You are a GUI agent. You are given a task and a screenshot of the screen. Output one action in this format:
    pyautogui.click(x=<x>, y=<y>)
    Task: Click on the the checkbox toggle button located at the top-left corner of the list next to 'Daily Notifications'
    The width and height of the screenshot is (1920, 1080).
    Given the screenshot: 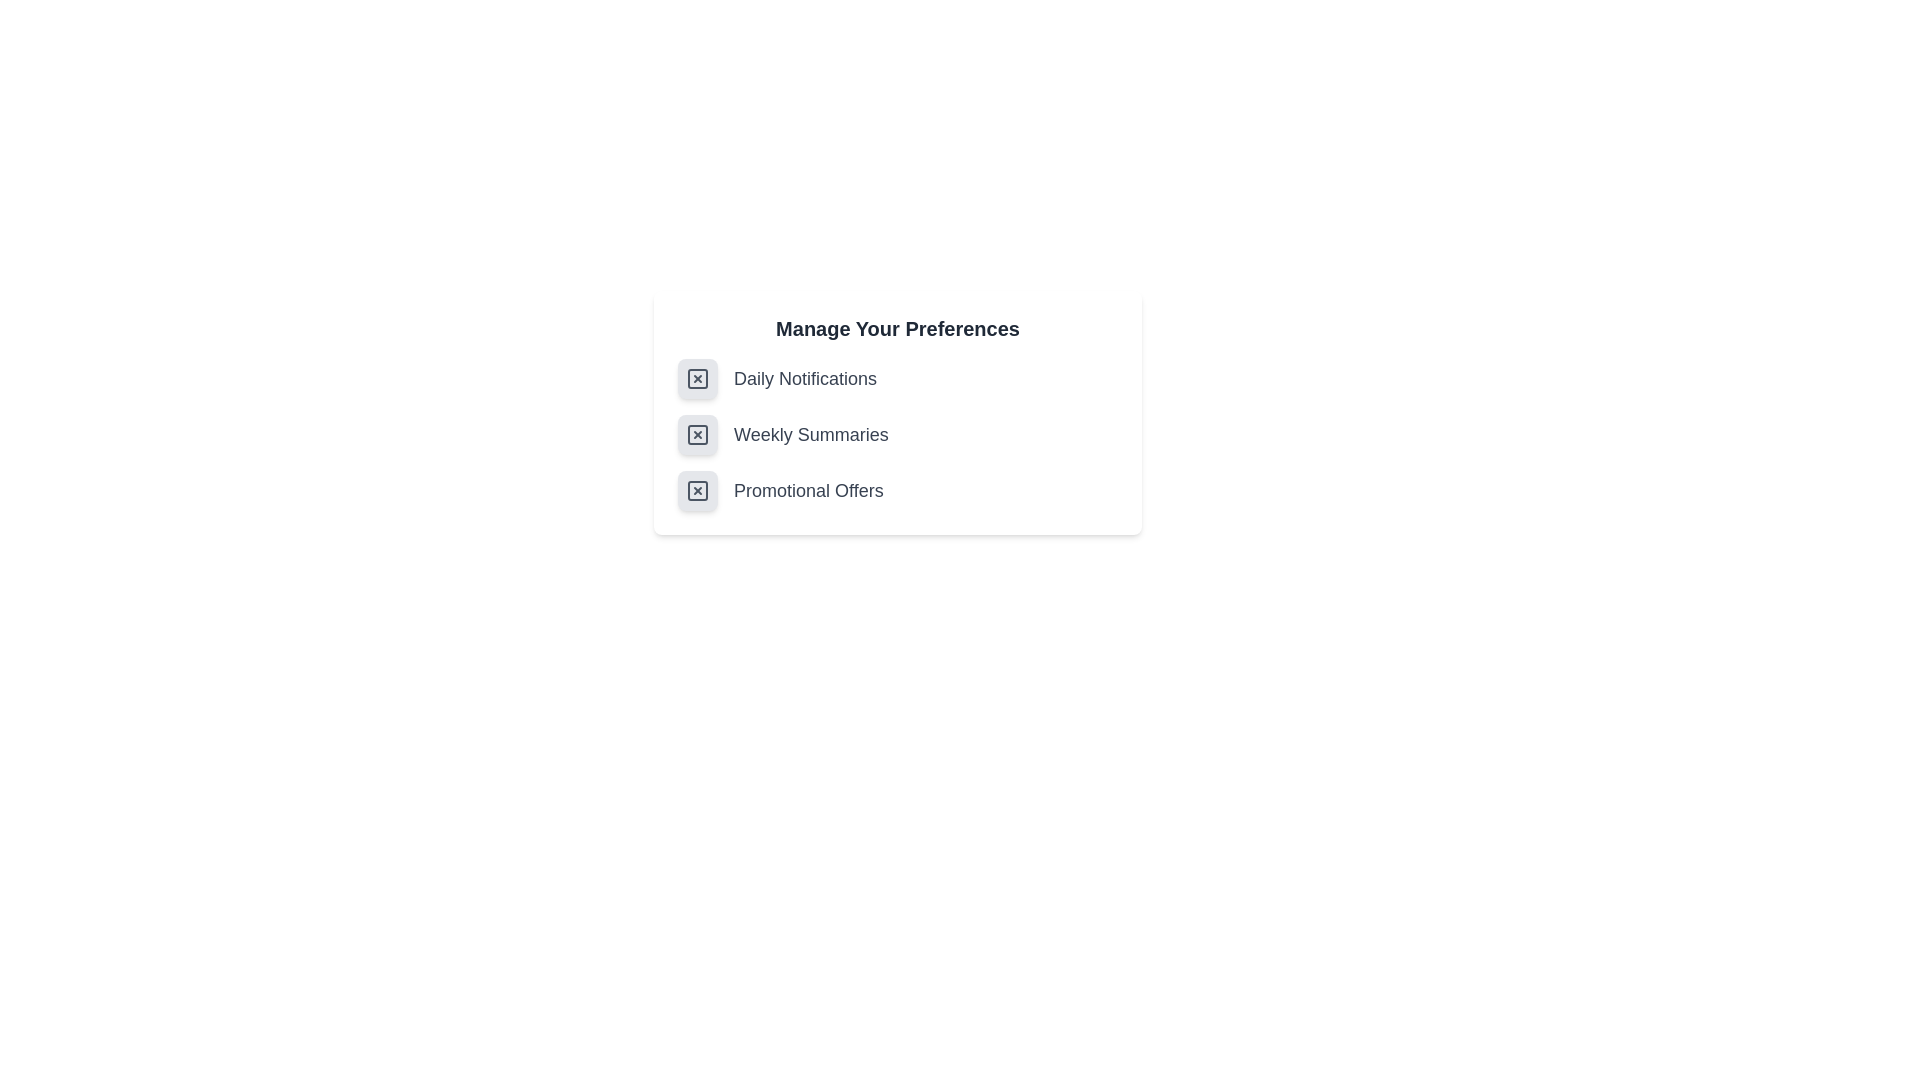 What is the action you would take?
    pyautogui.click(x=697, y=378)
    